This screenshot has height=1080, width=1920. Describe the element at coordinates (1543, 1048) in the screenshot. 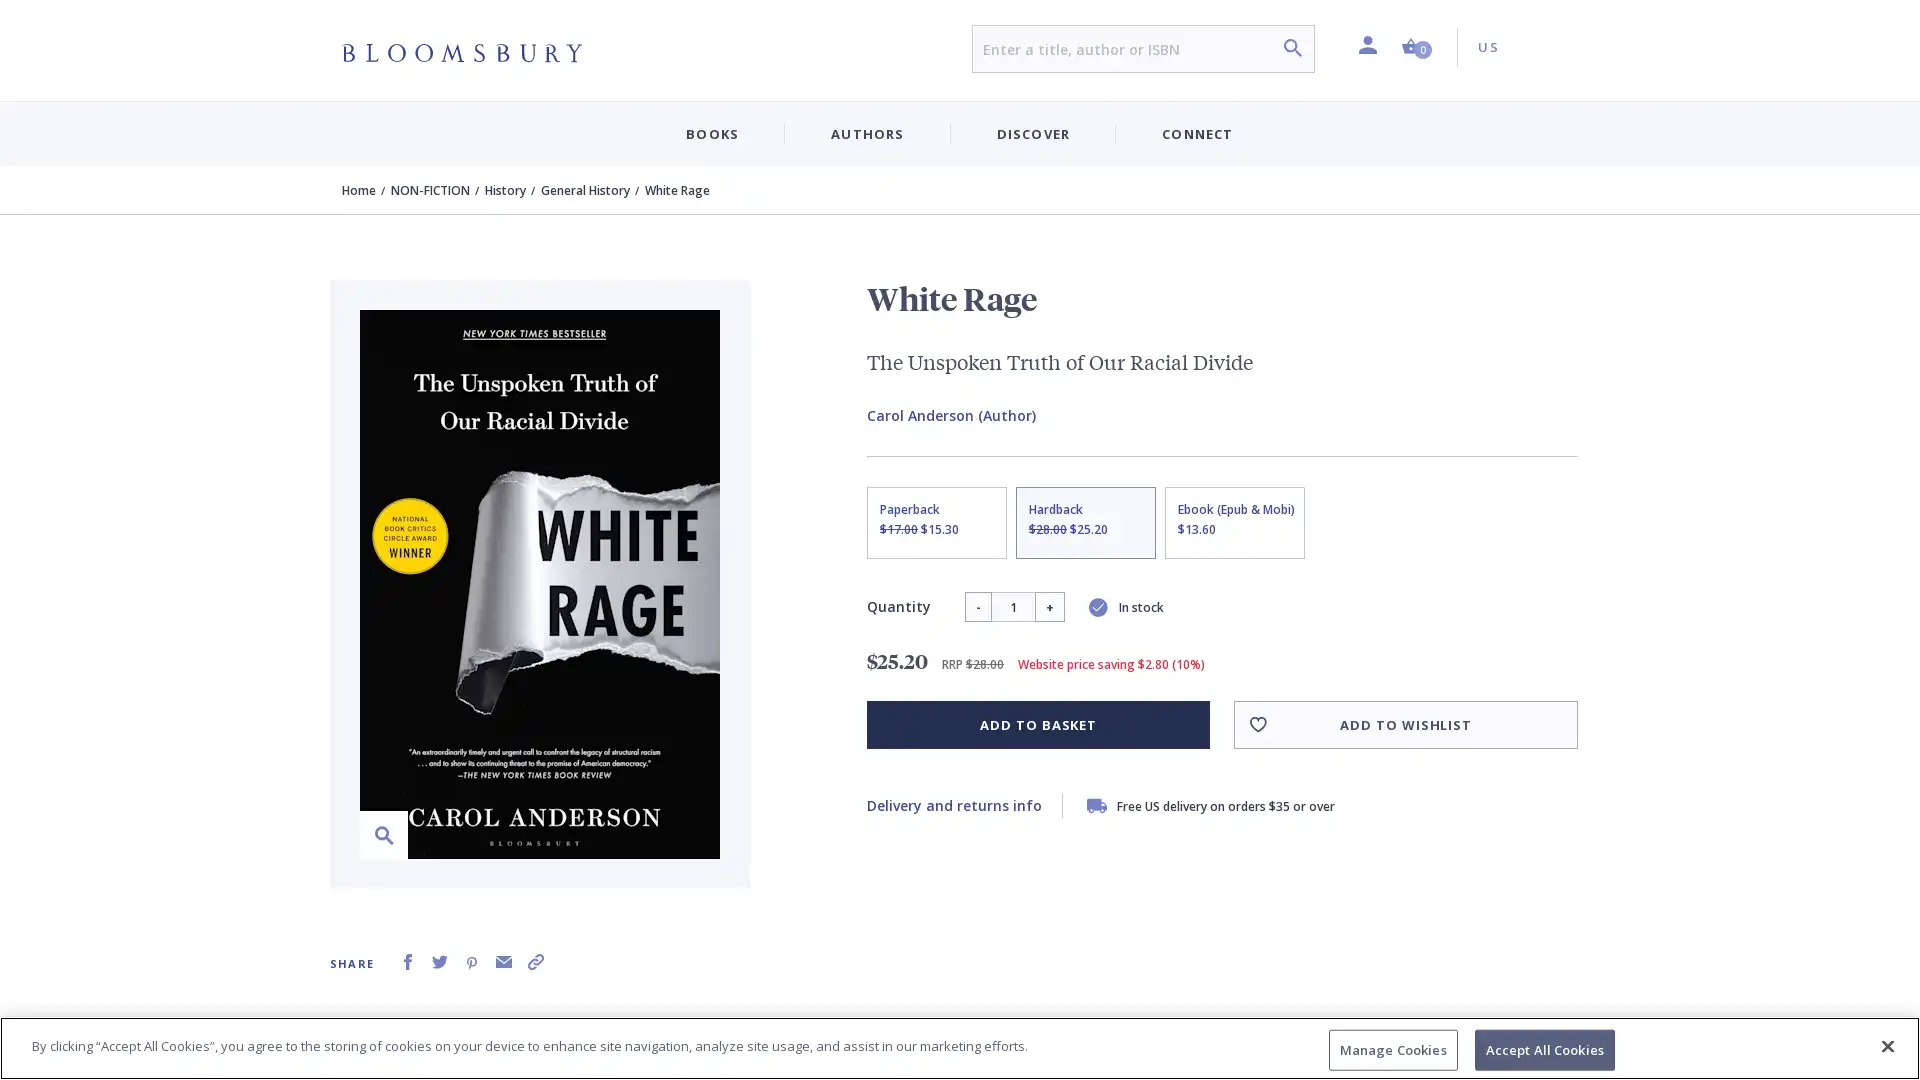

I see `Accept All Cookies` at that location.